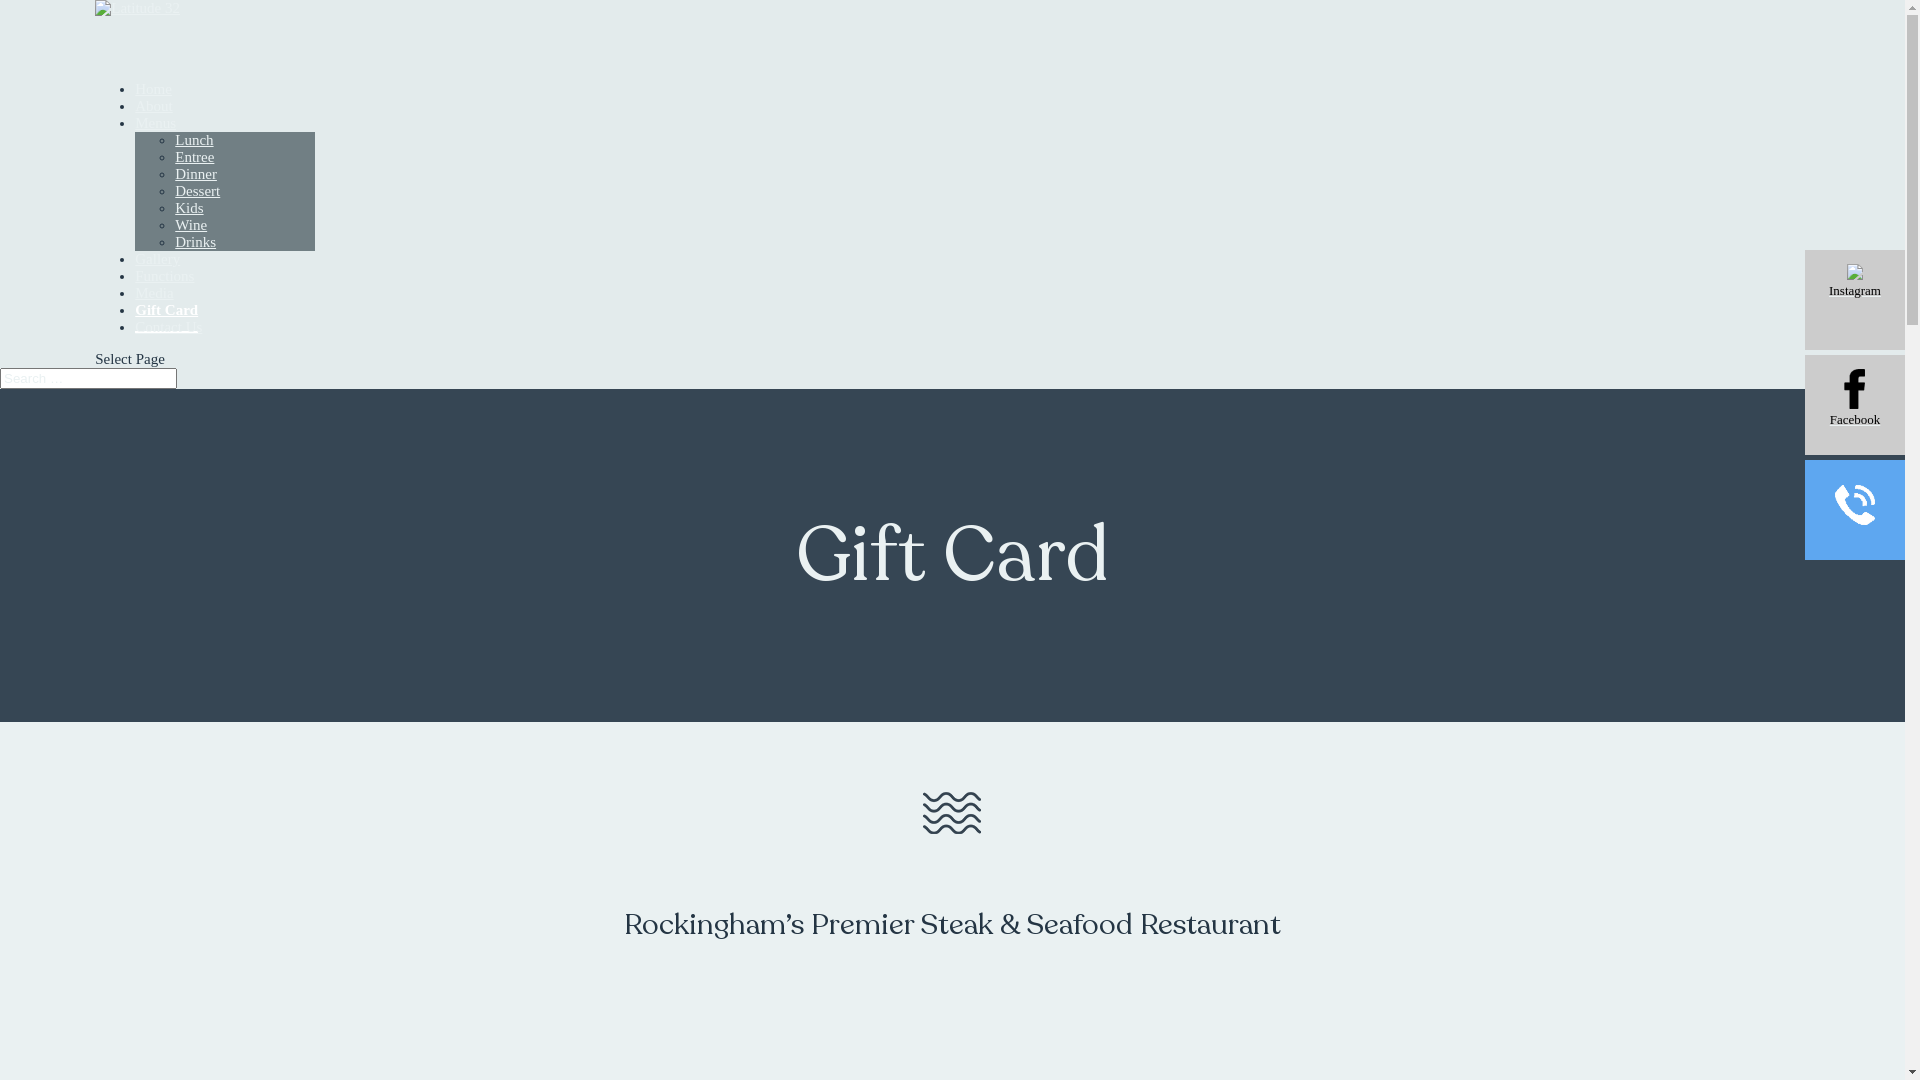  Describe the element at coordinates (156, 283) in the screenshot. I see `'Gallery'` at that location.